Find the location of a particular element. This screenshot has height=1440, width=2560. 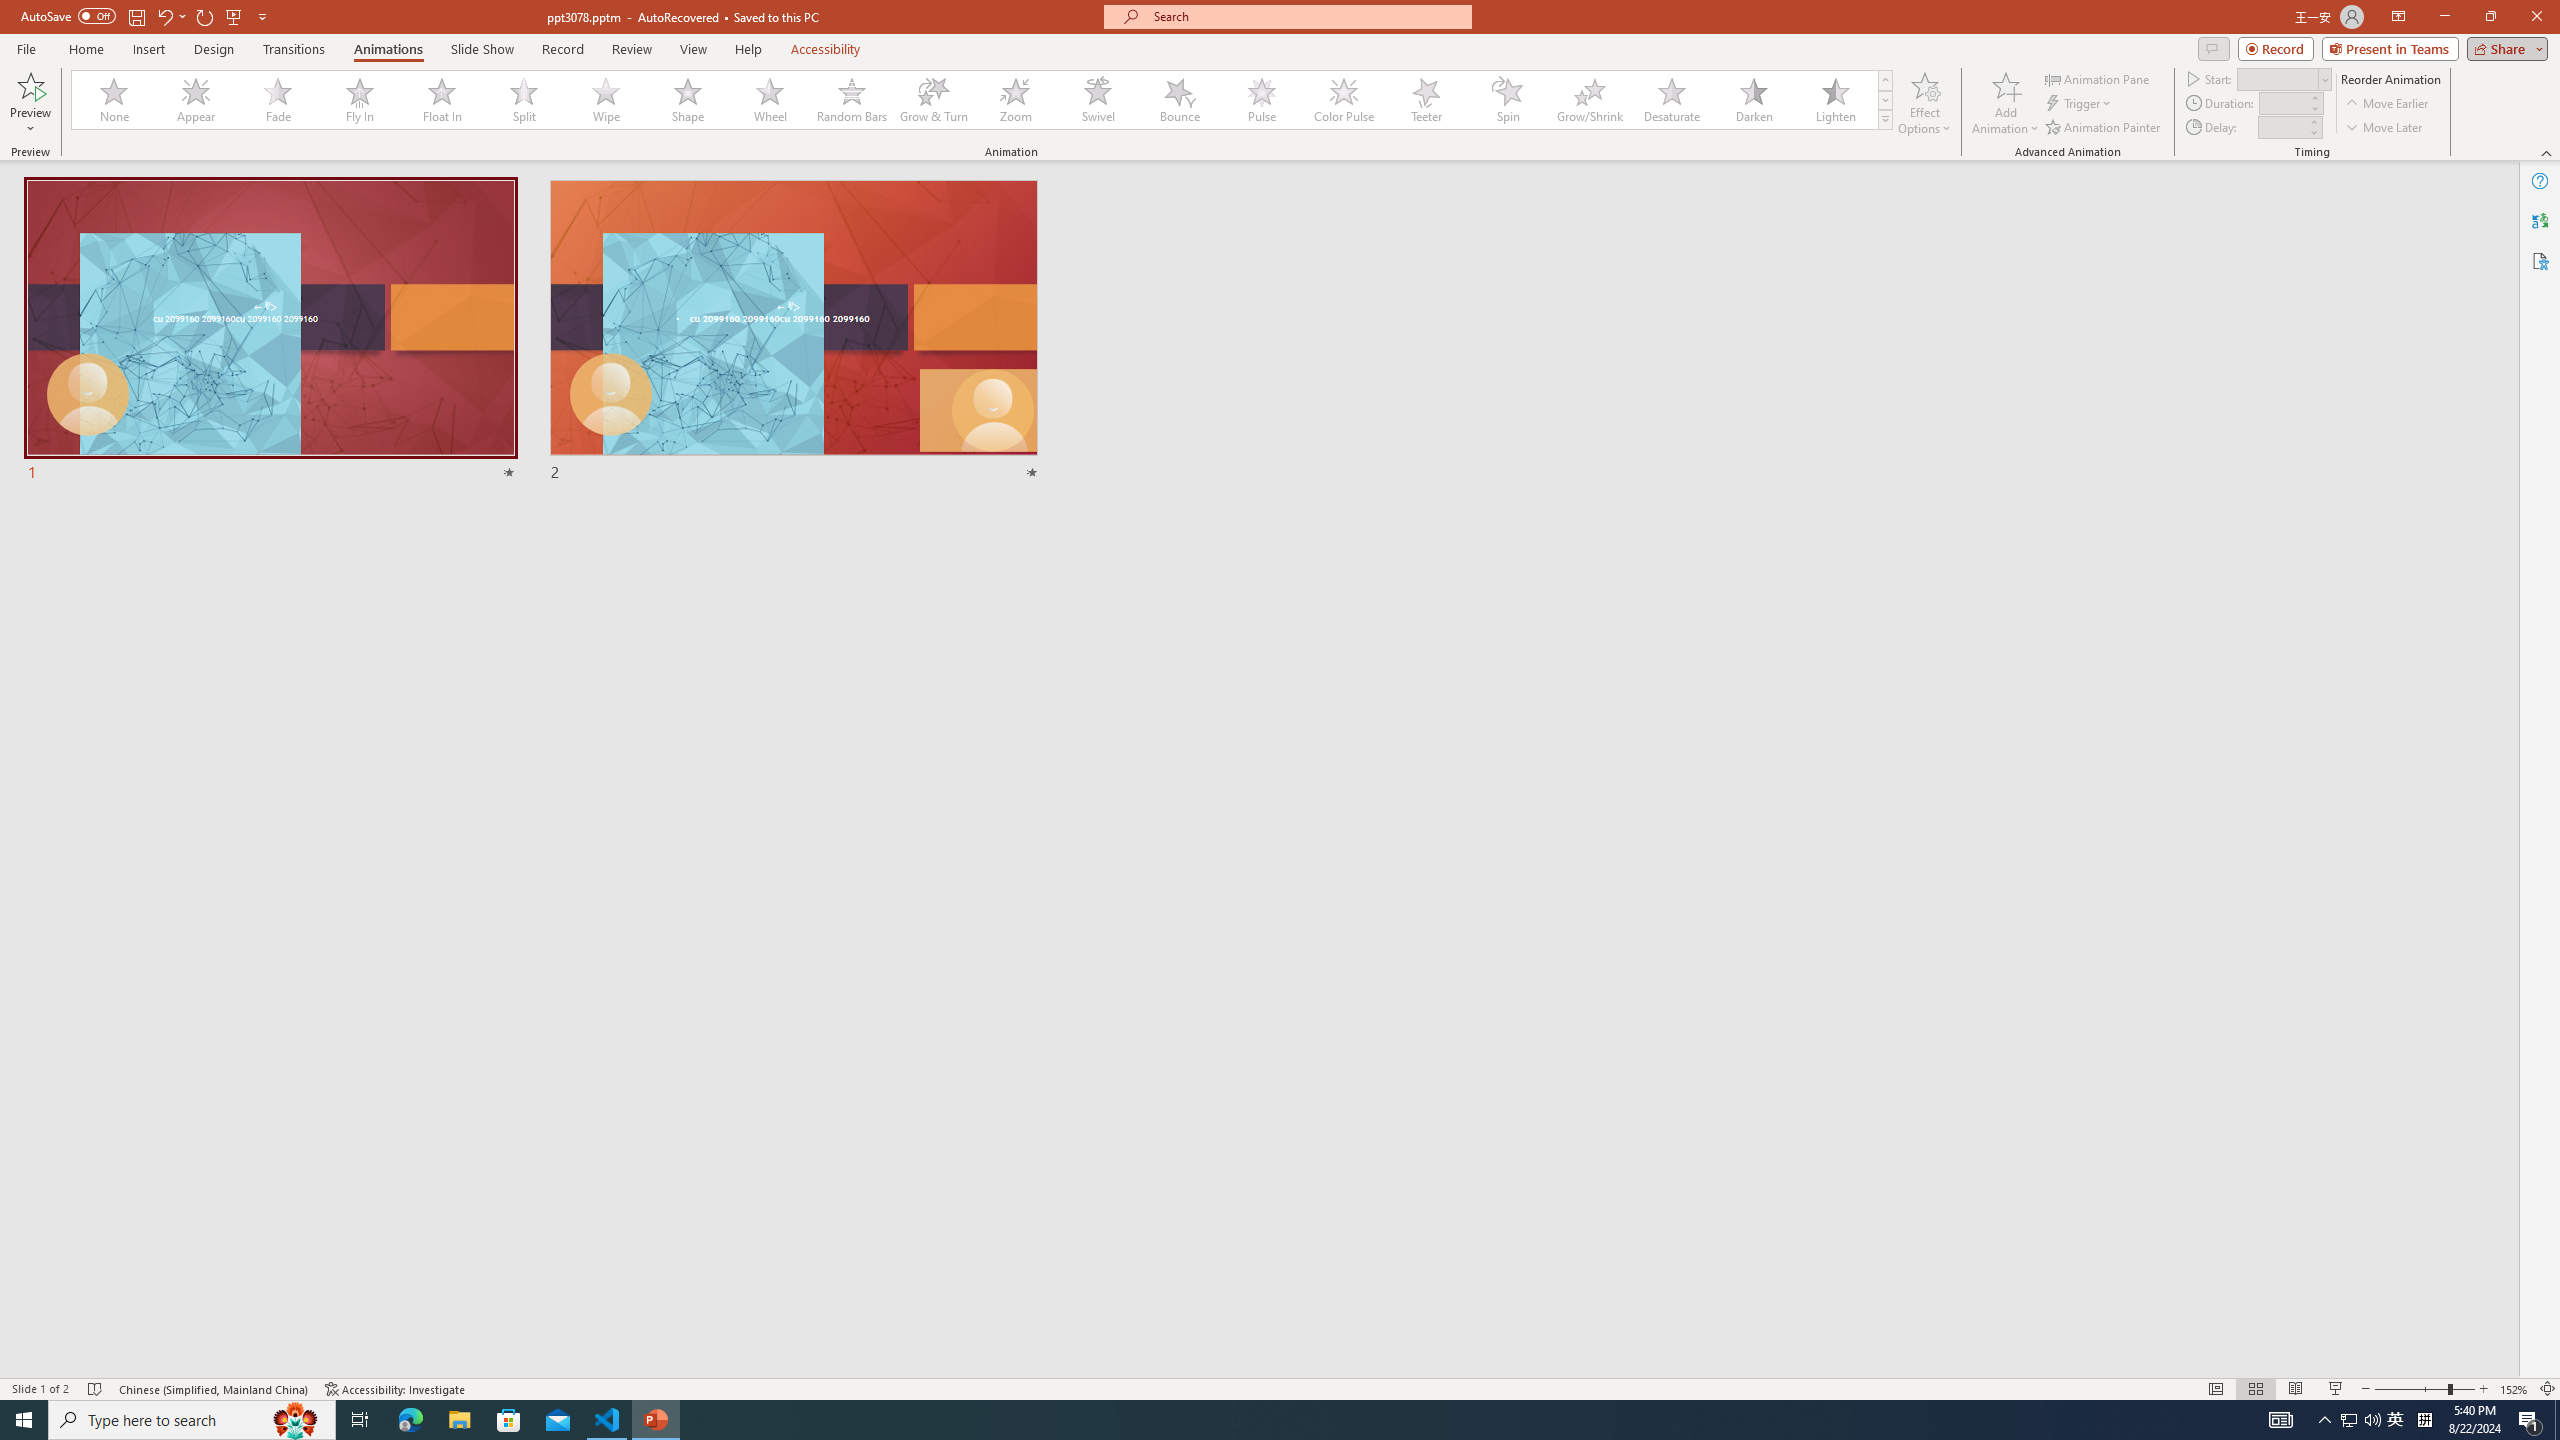

'Animation Pane' is located at coordinates (2099, 78).